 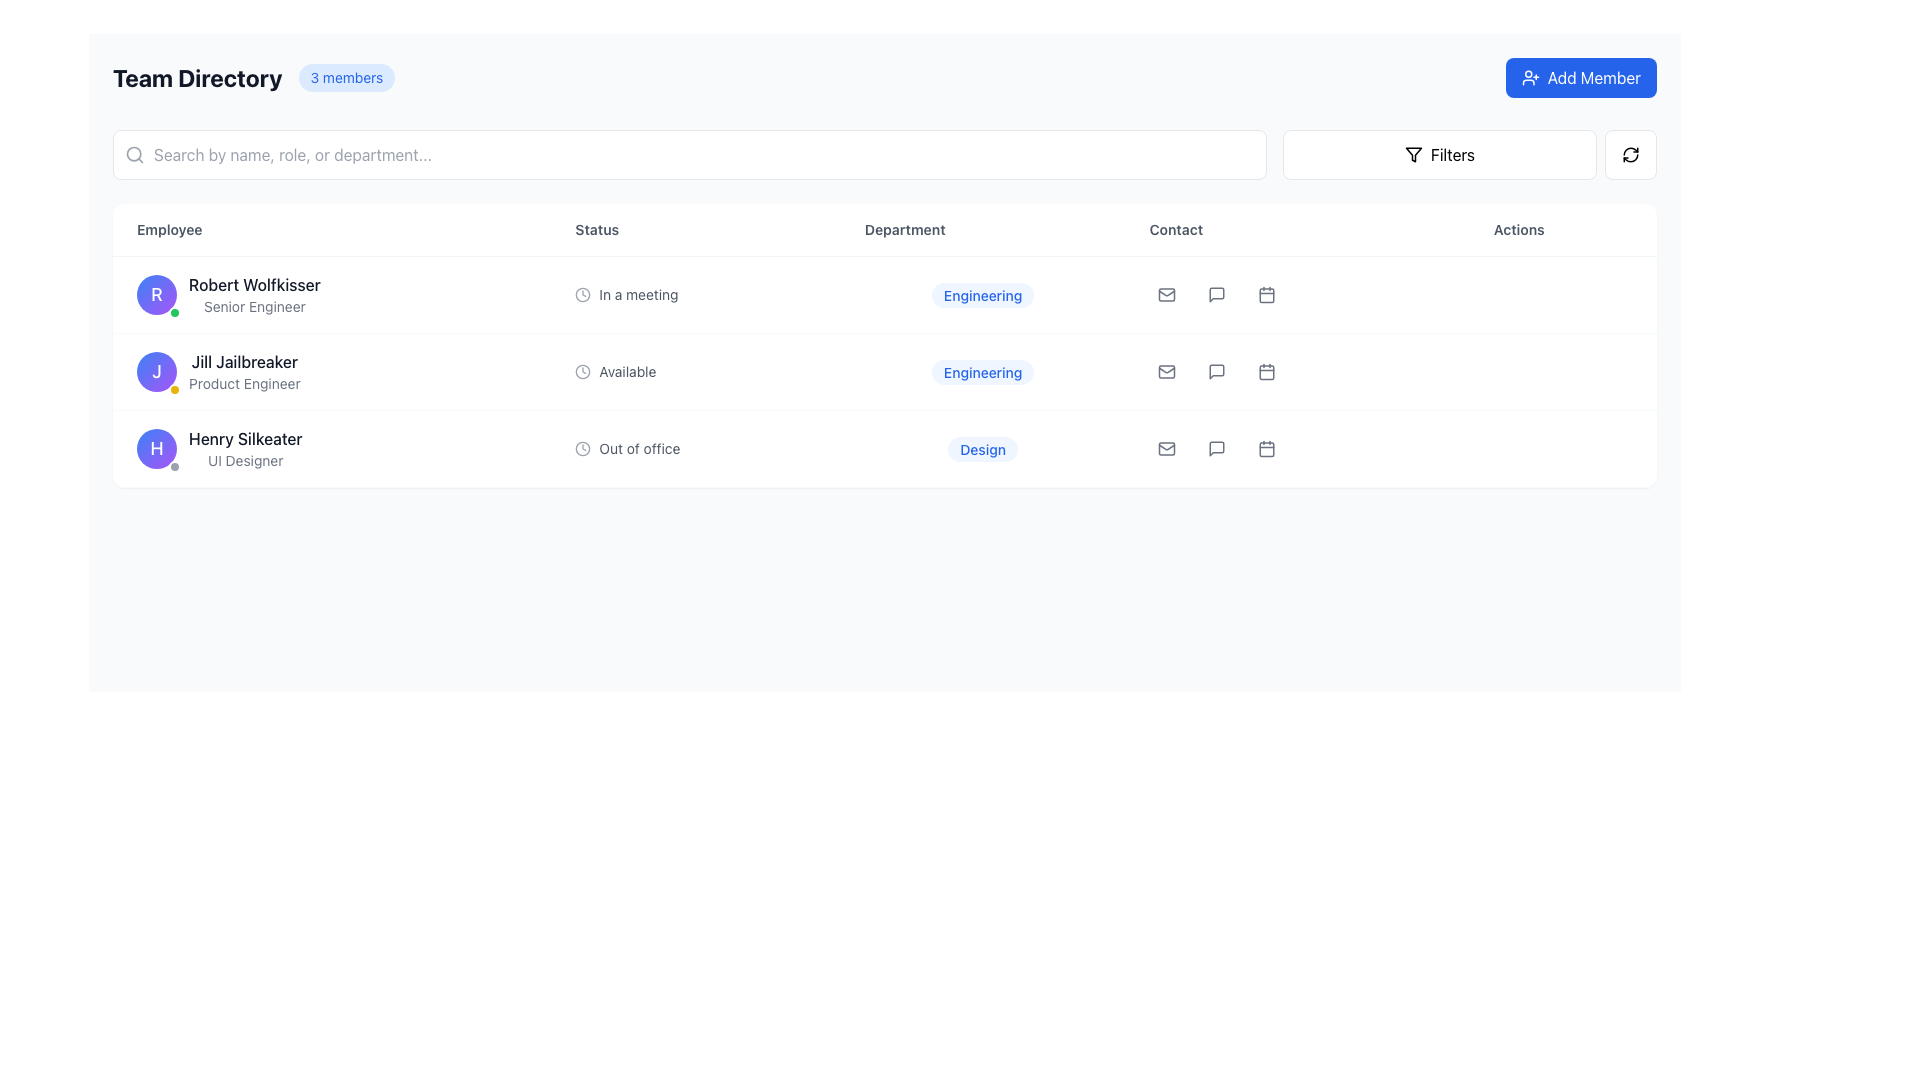 What do you see at coordinates (1562, 371) in the screenshot?
I see `the Ellipsis button represented by three vertical dots in the 'Actions' column for 'Jill Jailbreaker'` at bounding box center [1562, 371].